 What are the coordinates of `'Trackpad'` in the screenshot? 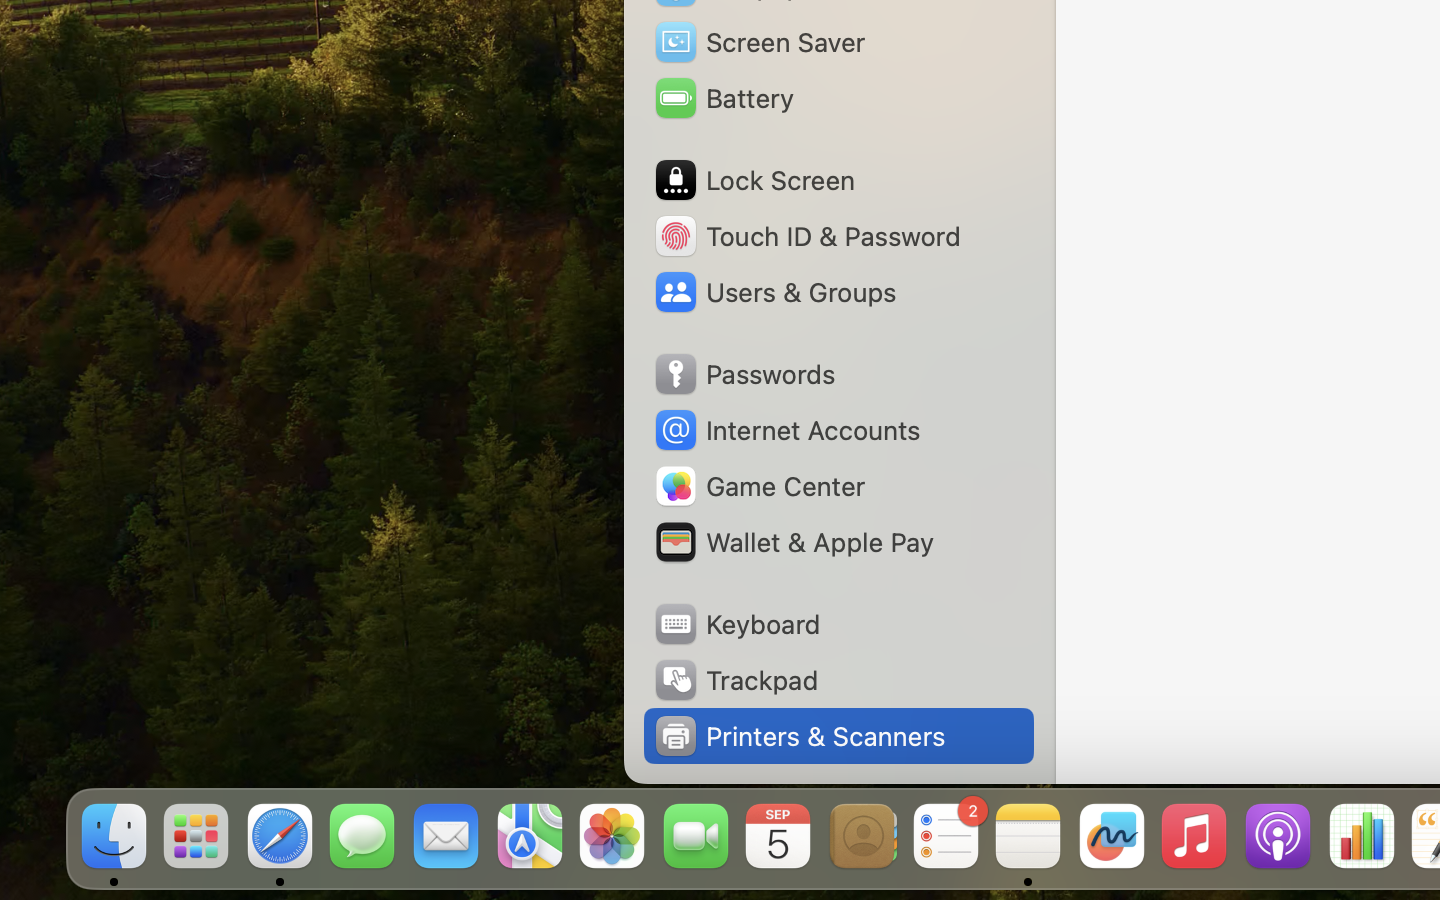 It's located at (733, 679).